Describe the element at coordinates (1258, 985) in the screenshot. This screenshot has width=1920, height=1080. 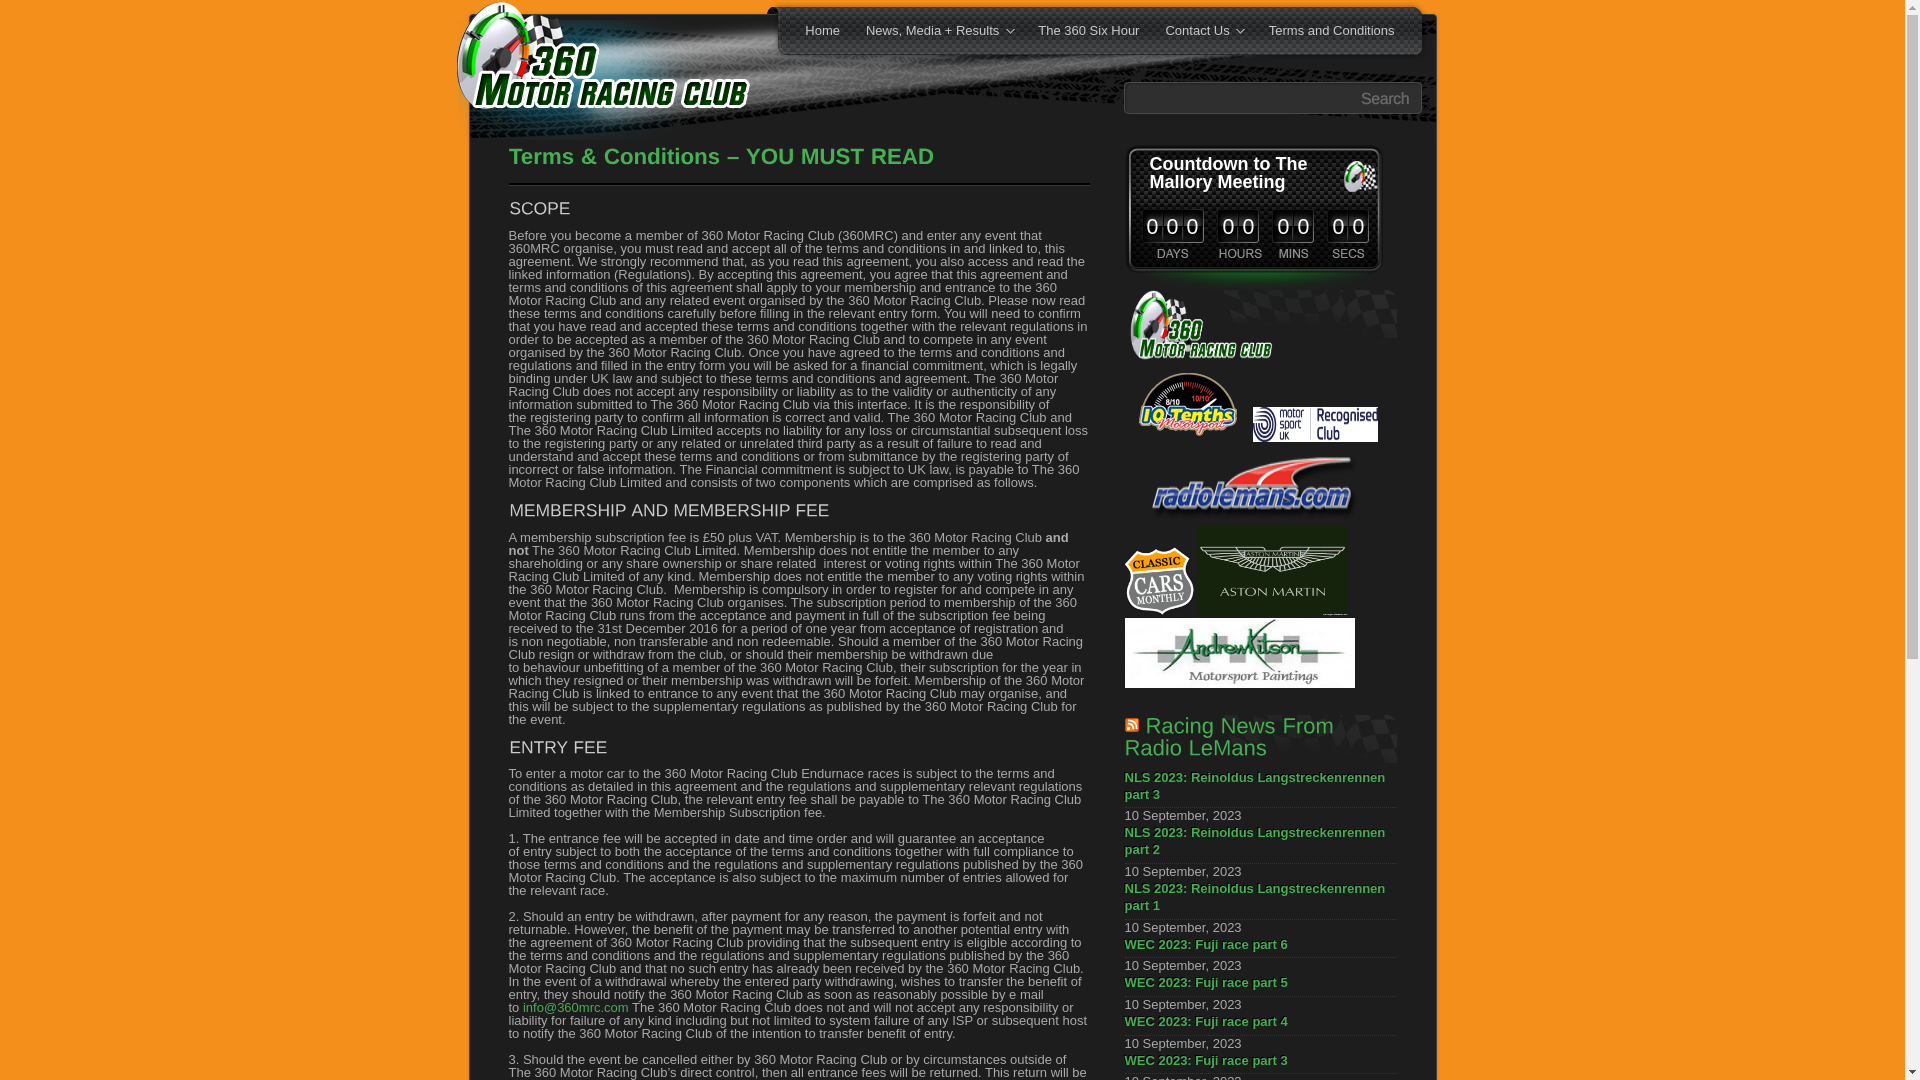
I see `'WEC 2023: Fuji race part 5'` at that location.